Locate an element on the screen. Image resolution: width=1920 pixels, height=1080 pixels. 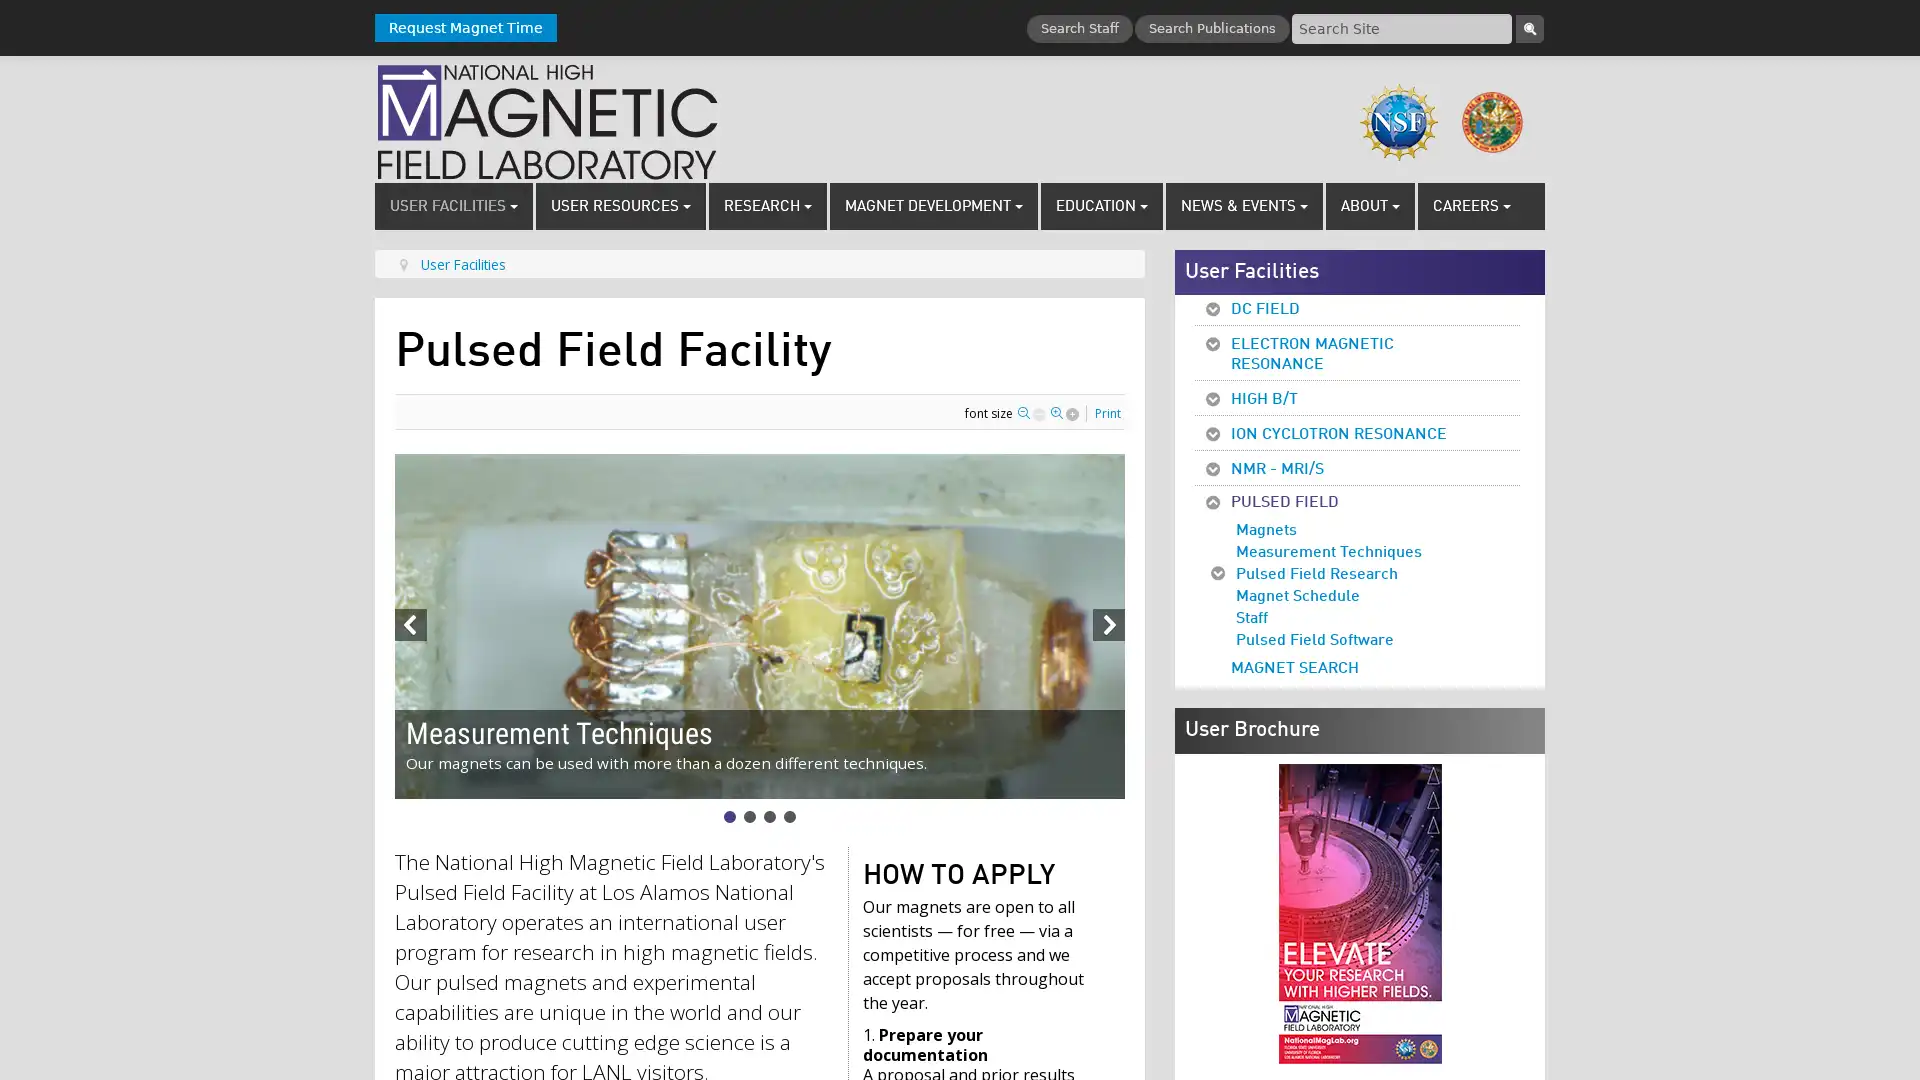
Search Staff is located at coordinates (1079, 29).